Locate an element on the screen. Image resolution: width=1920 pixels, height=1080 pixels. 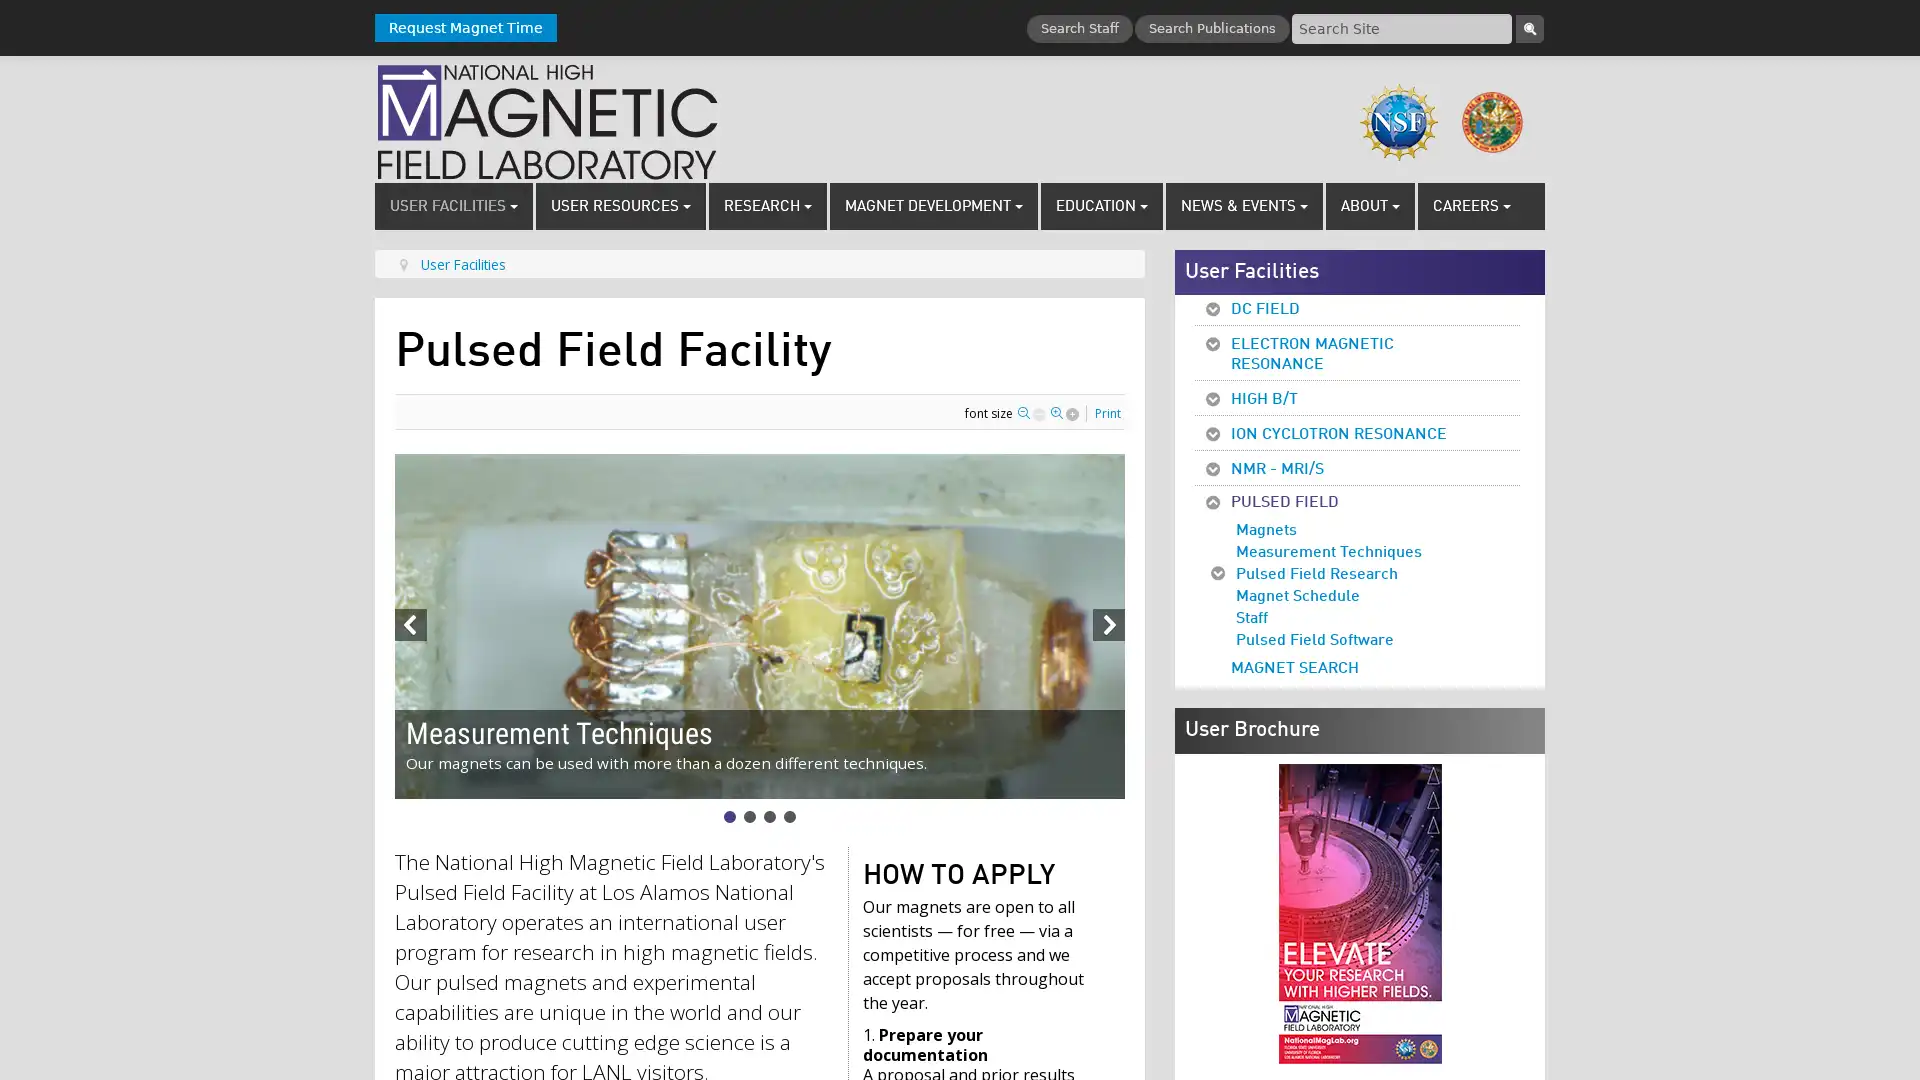
Search Staff is located at coordinates (1079, 29).